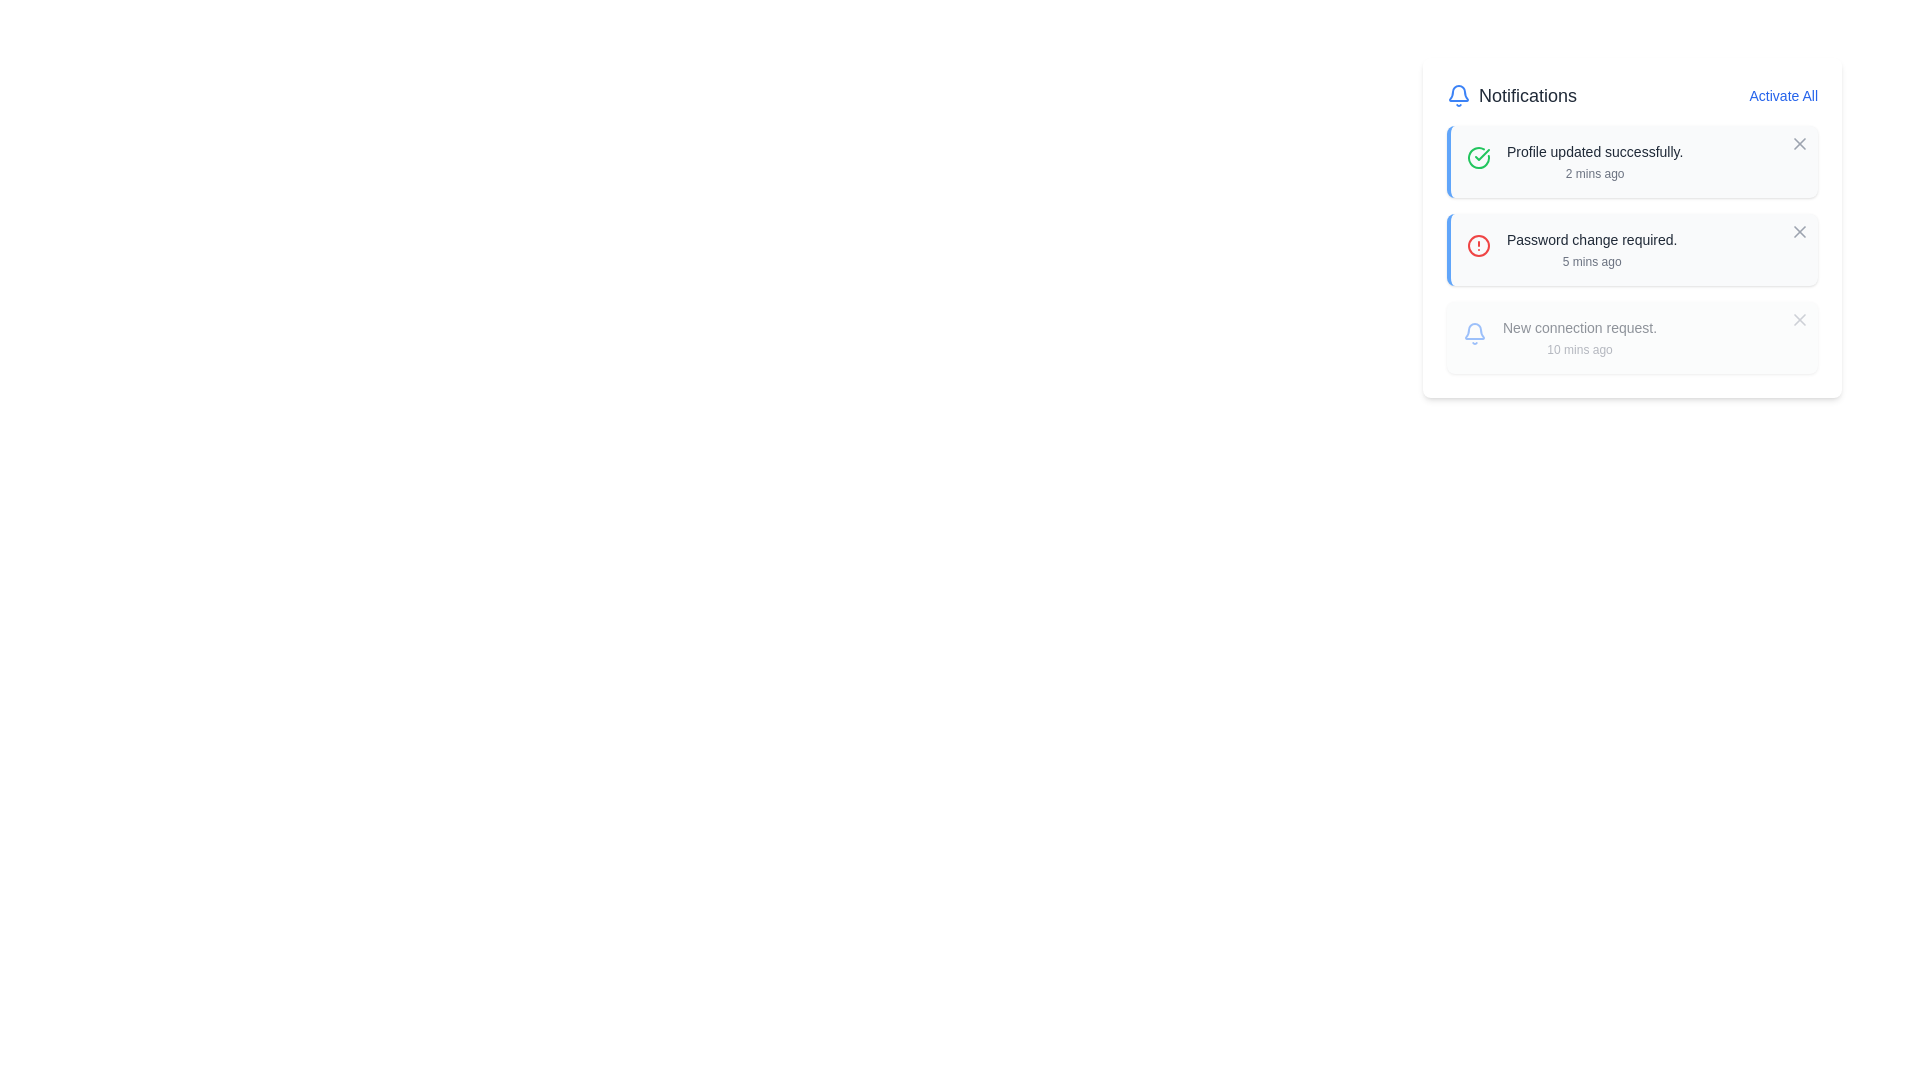 Image resolution: width=1920 pixels, height=1080 pixels. I want to click on the timestamp text label located within the notification panel under the 'Password change required.' notification, so click(1591, 261).